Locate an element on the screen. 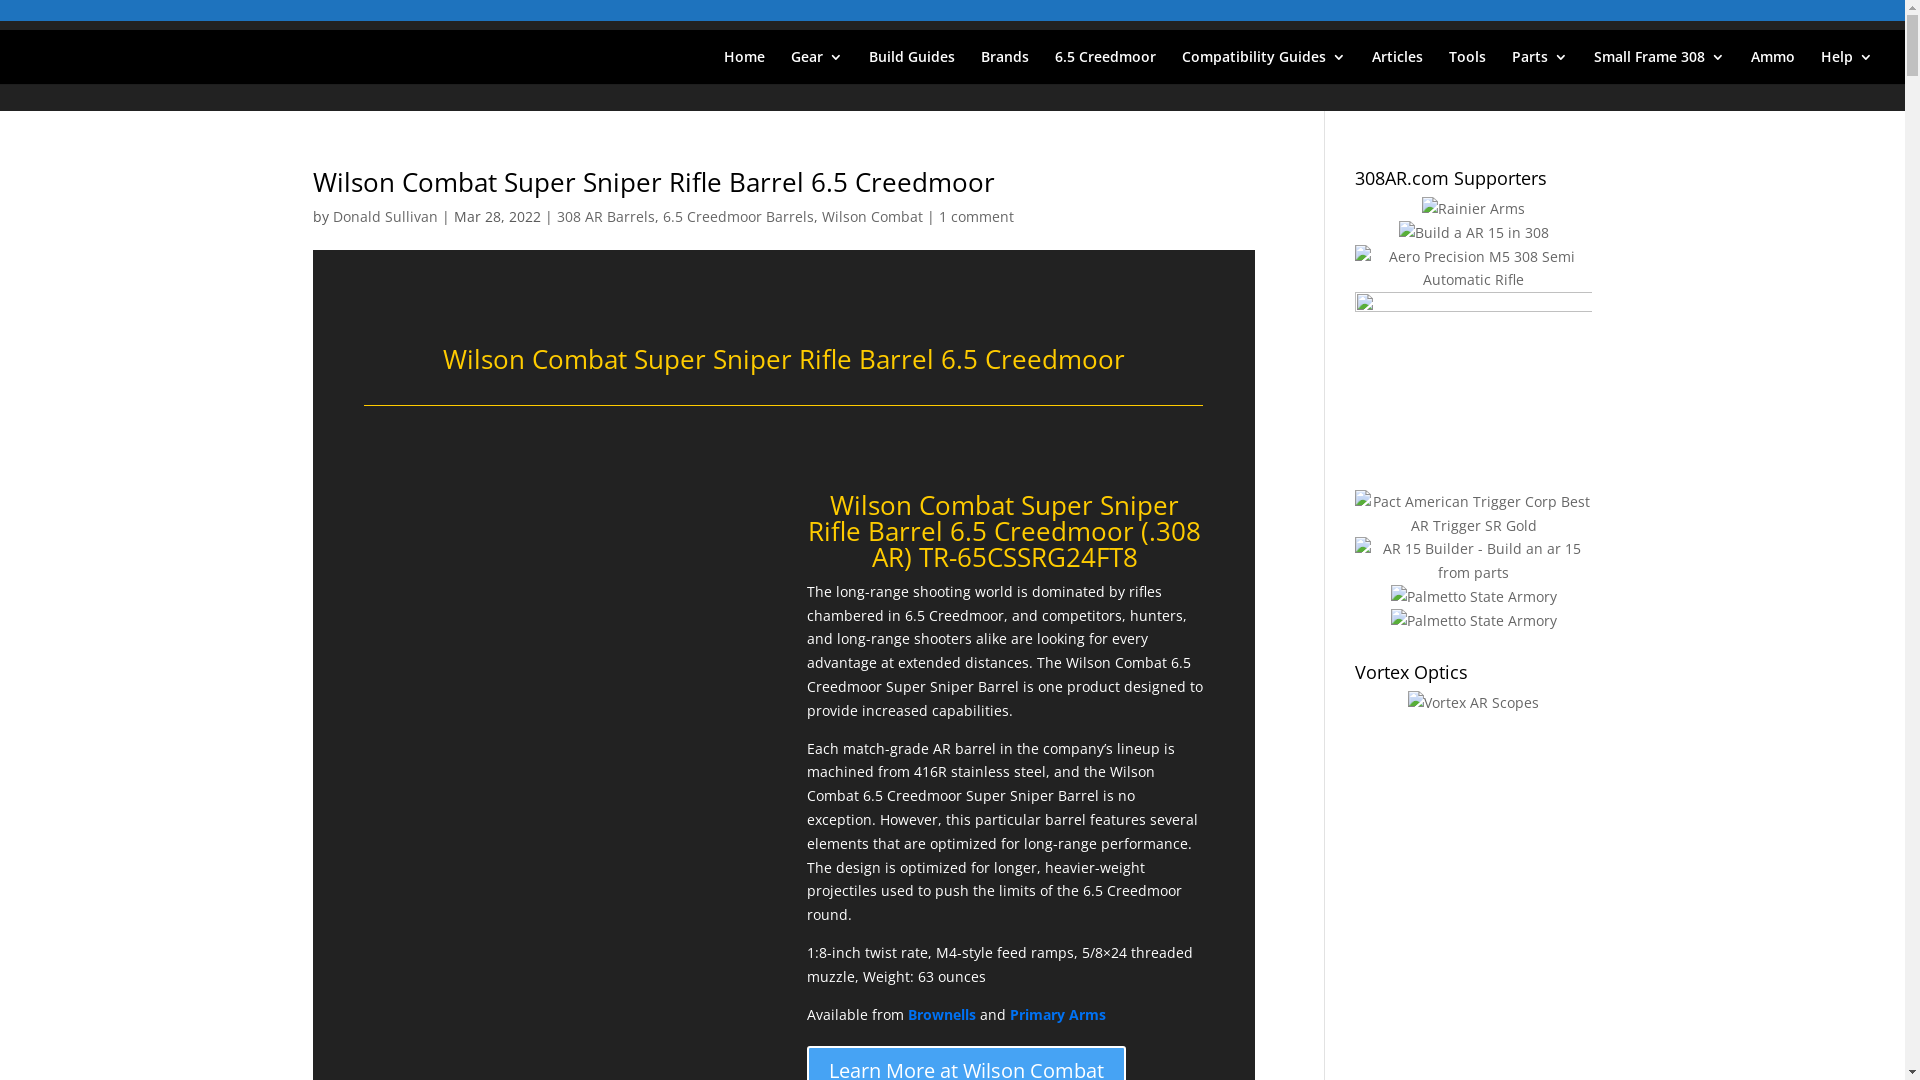 This screenshot has width=1920, height=1080. 'Rainier Arms' is located at coordinates (1473, 208).